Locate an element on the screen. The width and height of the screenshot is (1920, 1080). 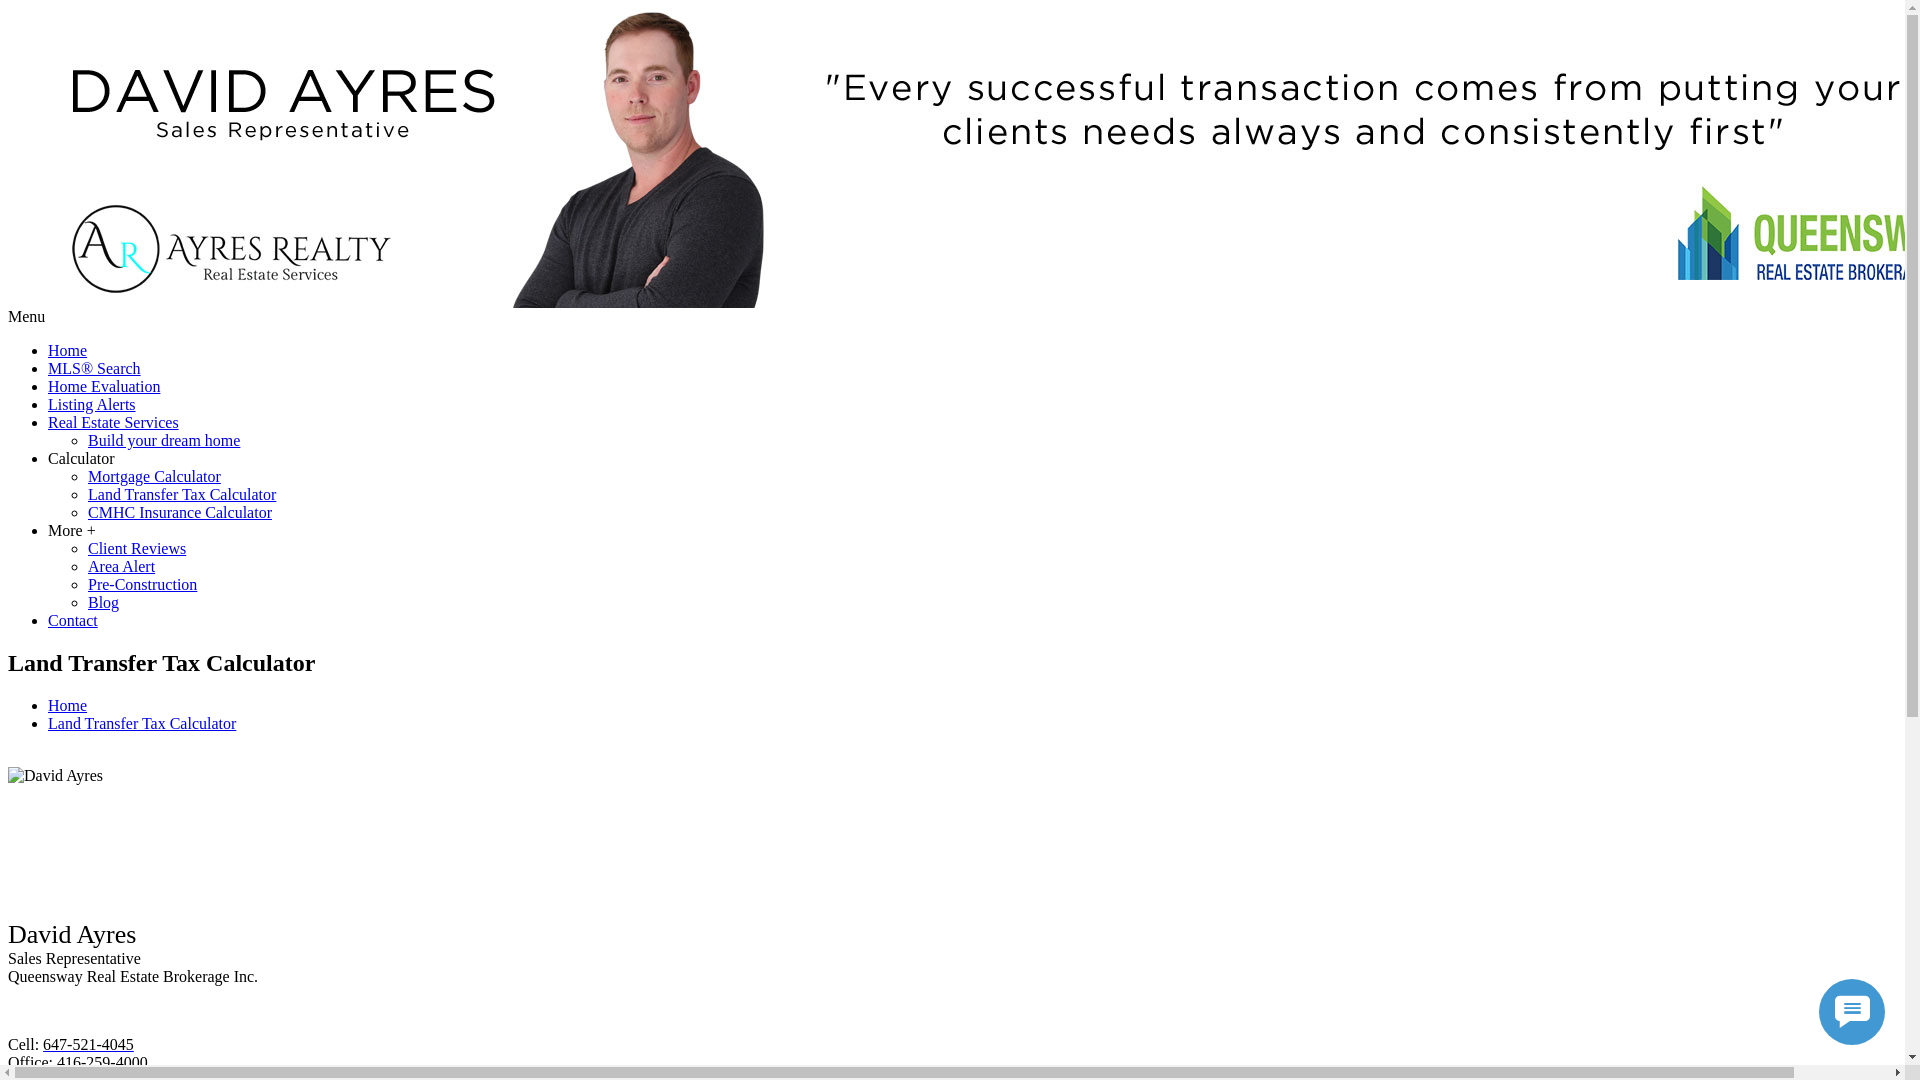
'Client Reviews' is located at coordinates (136, 548).